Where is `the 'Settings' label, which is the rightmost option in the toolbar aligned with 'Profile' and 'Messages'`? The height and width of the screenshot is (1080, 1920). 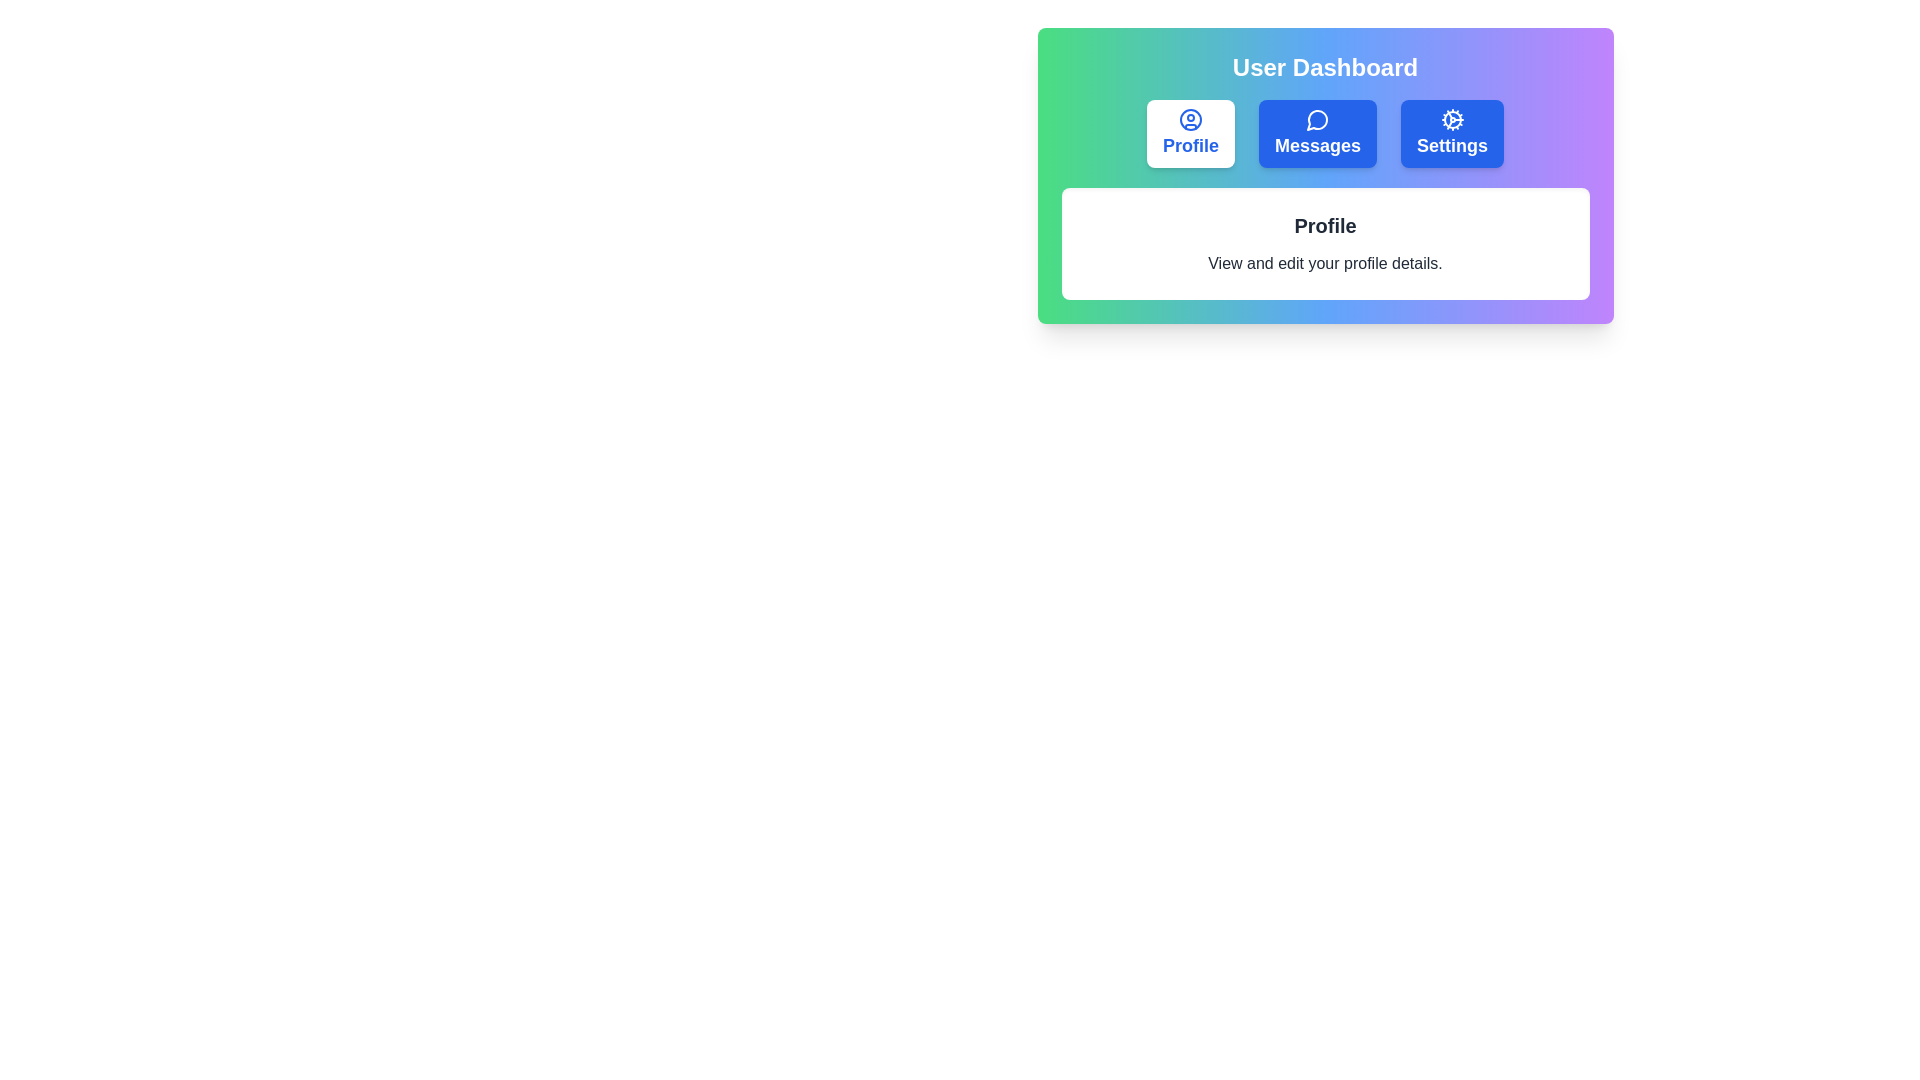
the 'Settings' label, which is the rightmost option in the toolbar aligned with 'Profile' and 'Messages' is located at coordinates (1452, 145).